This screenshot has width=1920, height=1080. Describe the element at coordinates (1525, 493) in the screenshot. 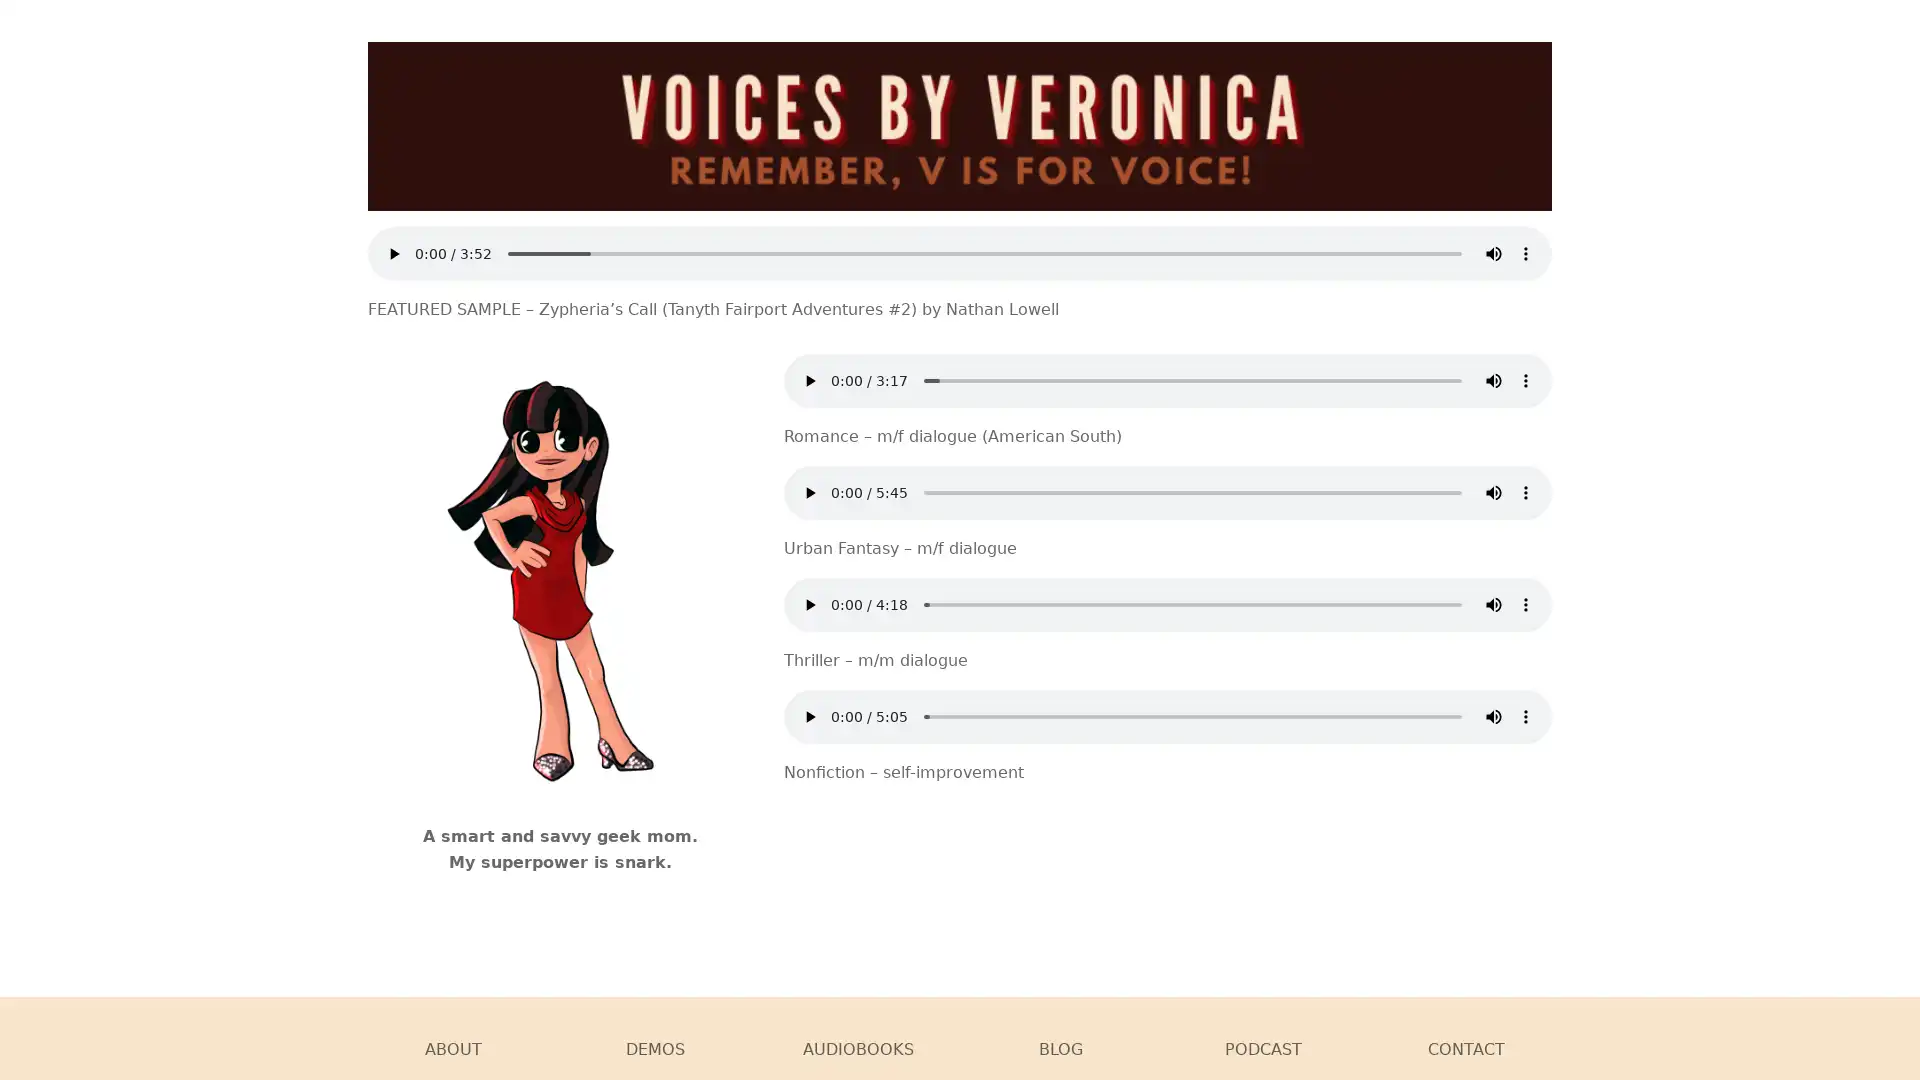

I see `show more media controls` at that location.